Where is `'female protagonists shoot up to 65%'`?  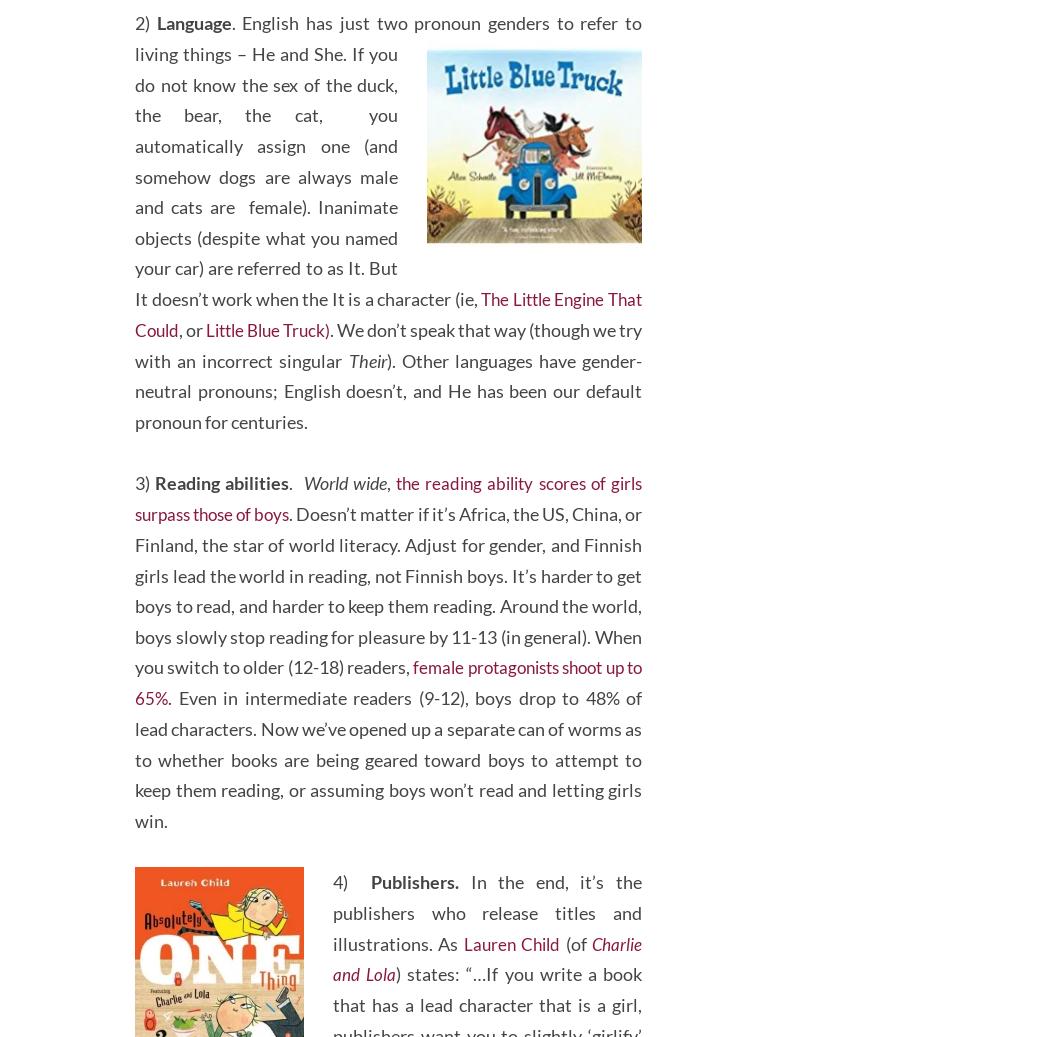
'female protagonists shoot up to 65%' is located at coordinates (134, 738).